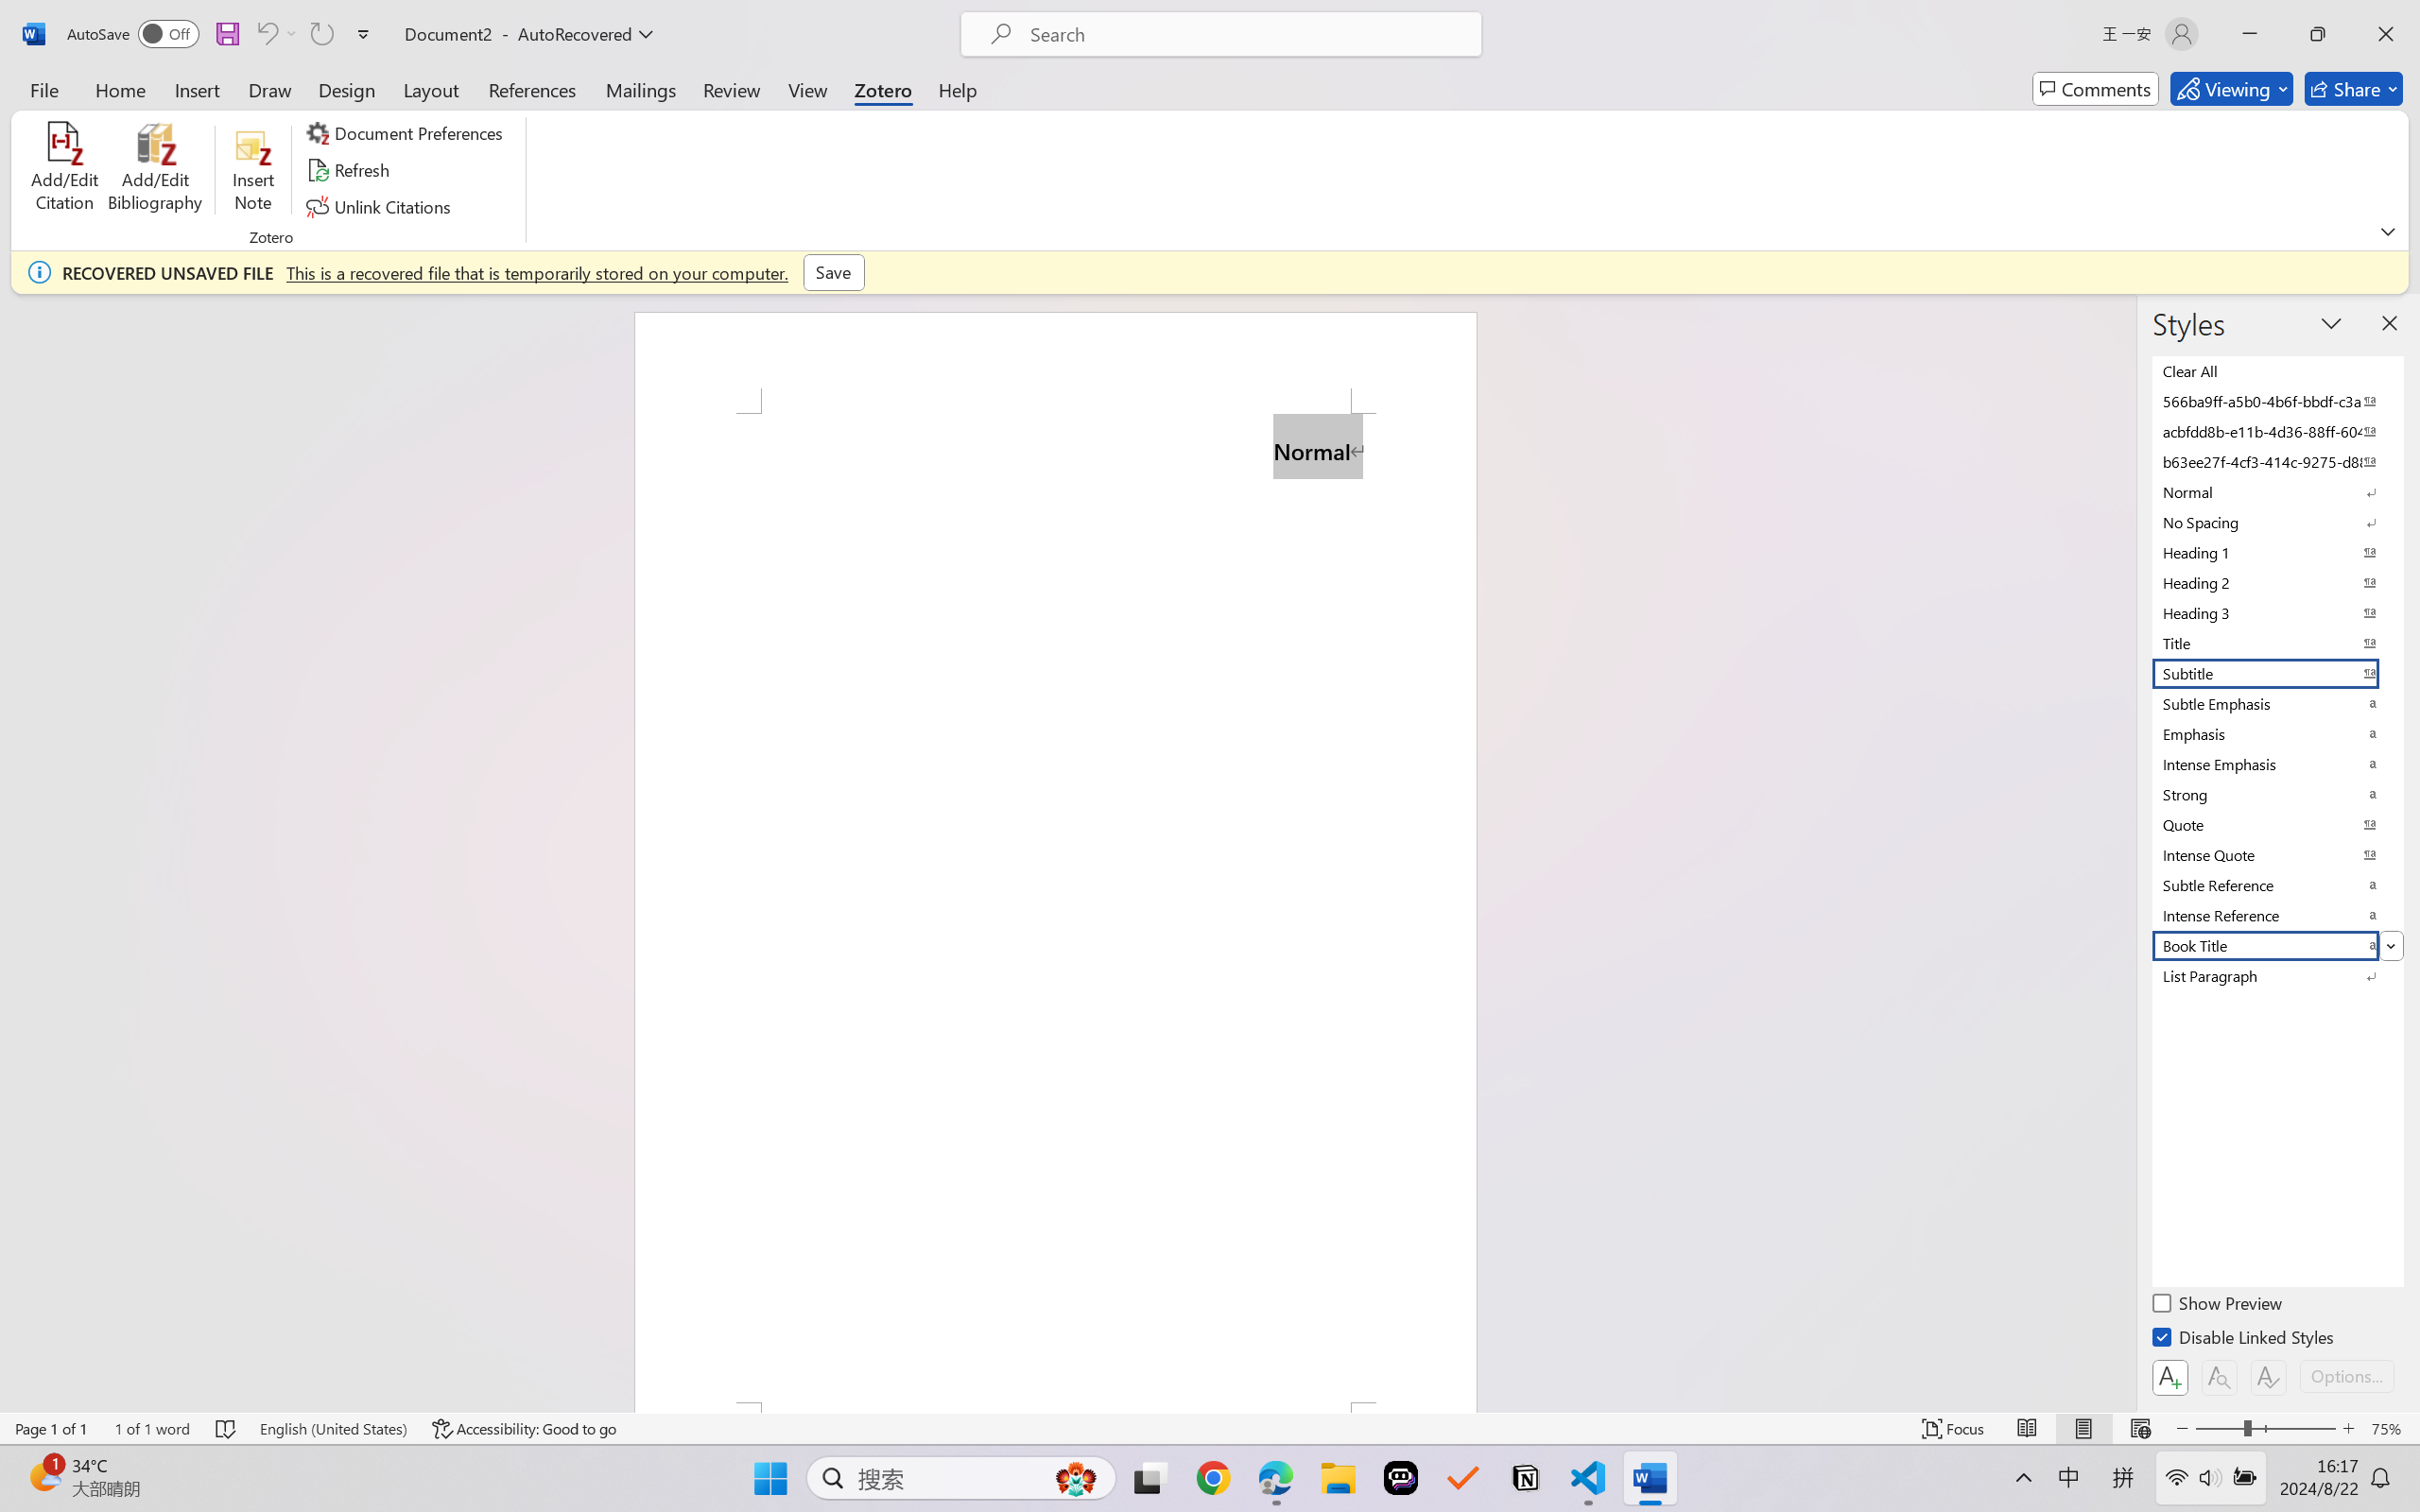  I want to click on '566ba9ff-a5b0-4b6f-bbdf-c3ab41993fc2', so click(2275, 401).